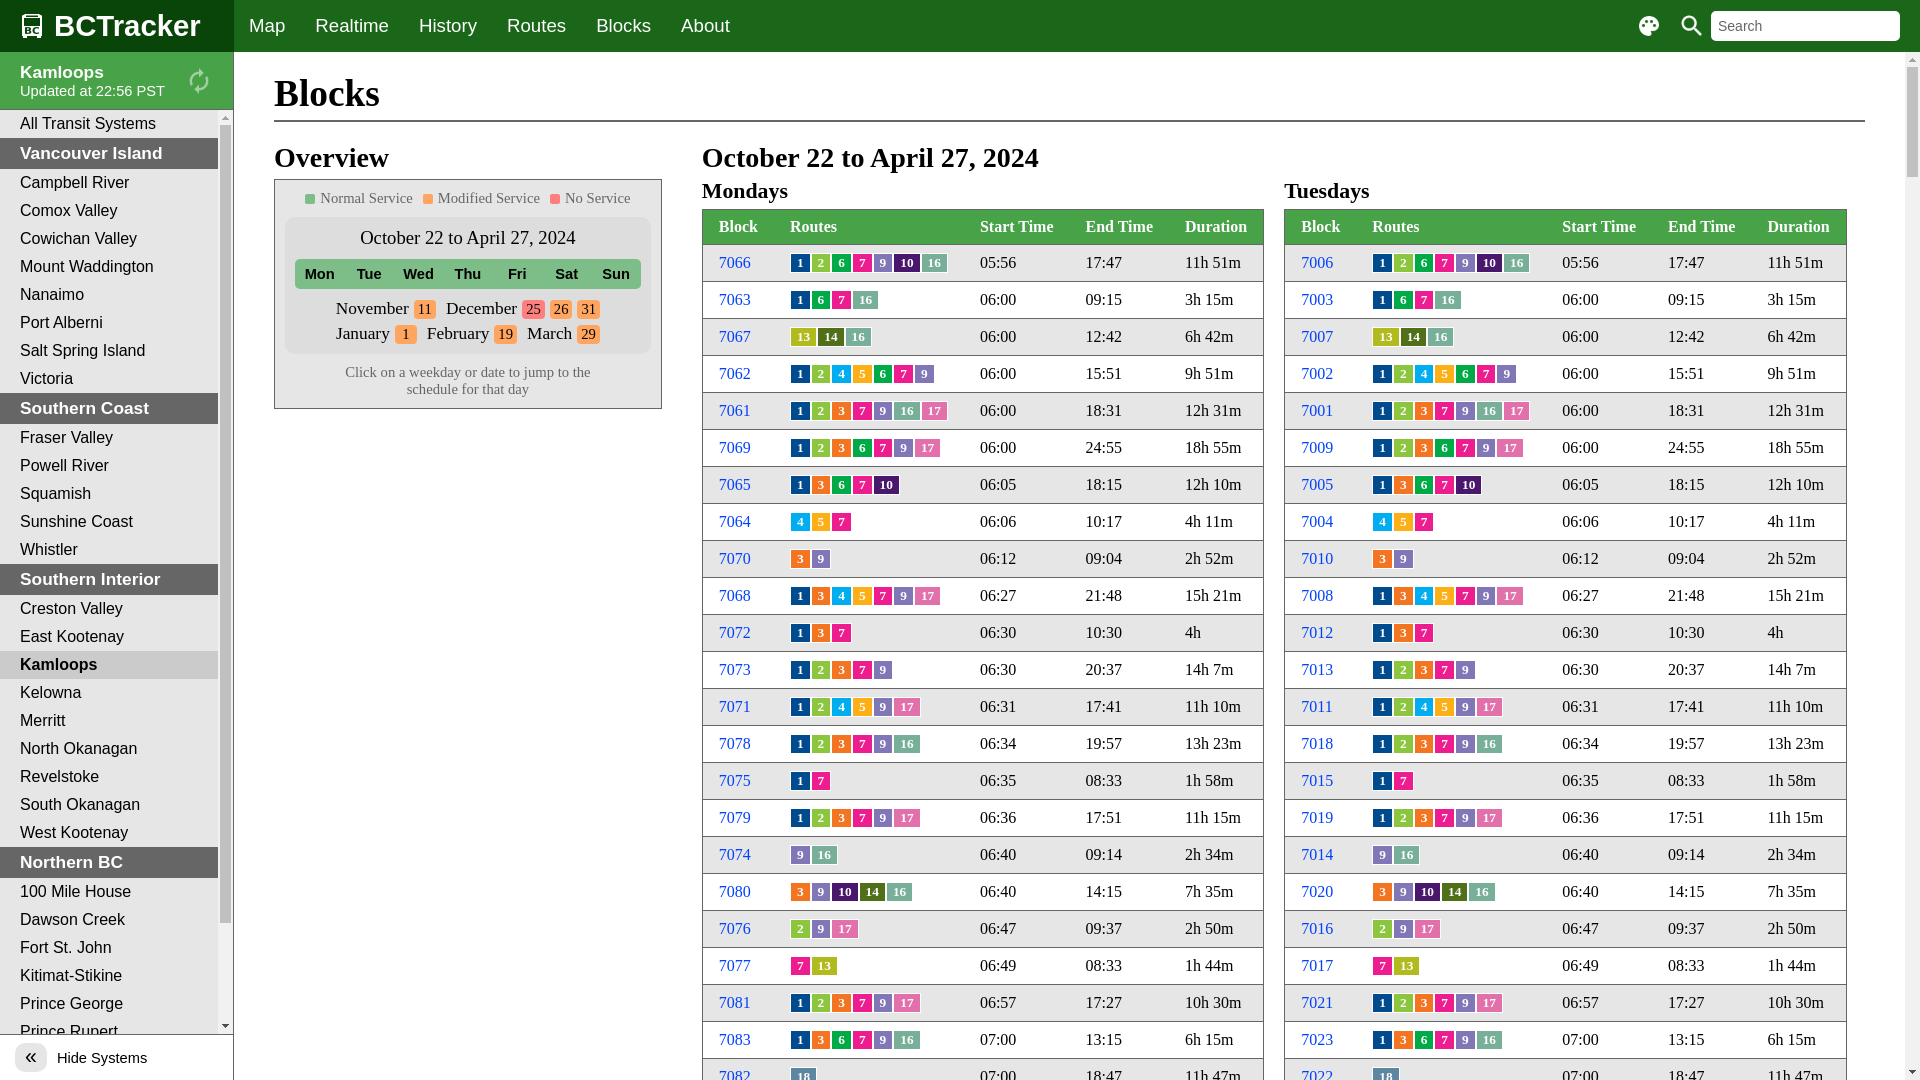 The height and width of the screenshot is (1080, 1920). I want to click on '1', so click(1381, 261).